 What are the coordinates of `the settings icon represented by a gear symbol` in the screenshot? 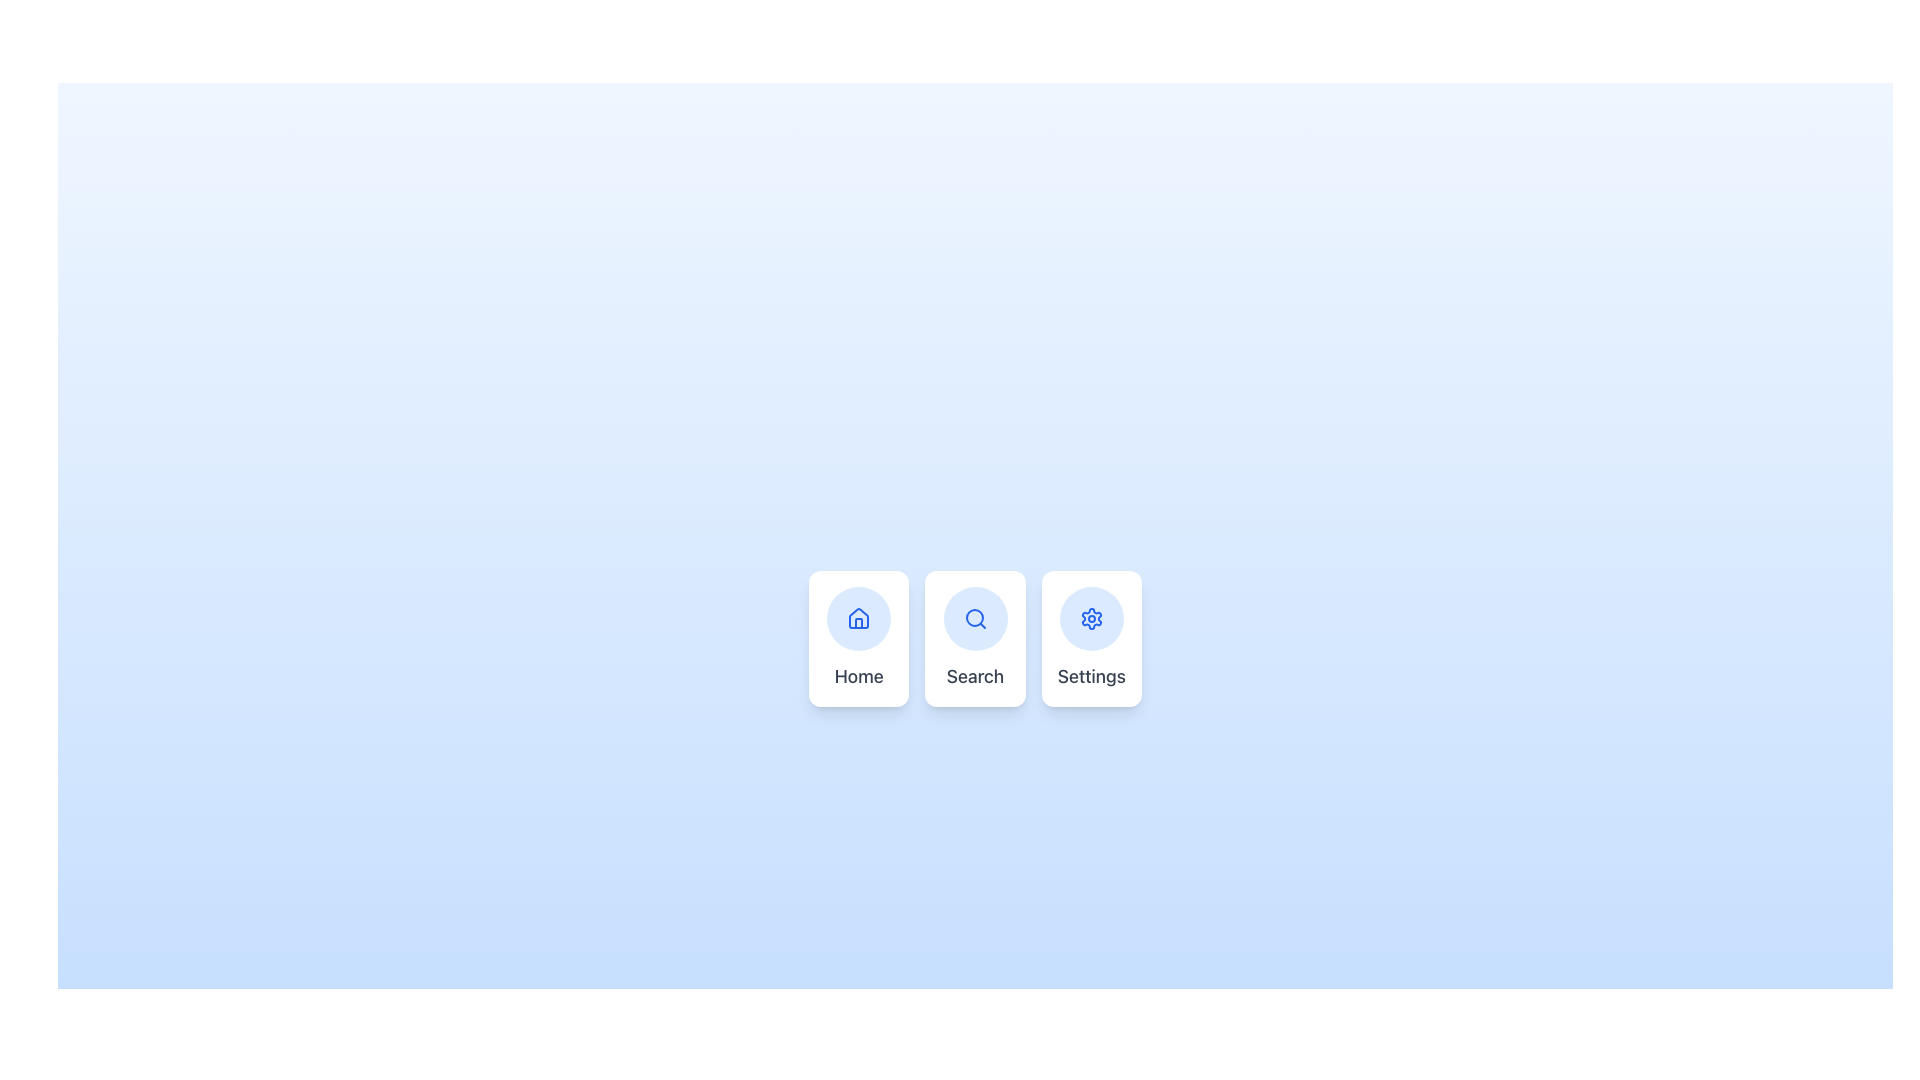 It's located at (1090, 617).